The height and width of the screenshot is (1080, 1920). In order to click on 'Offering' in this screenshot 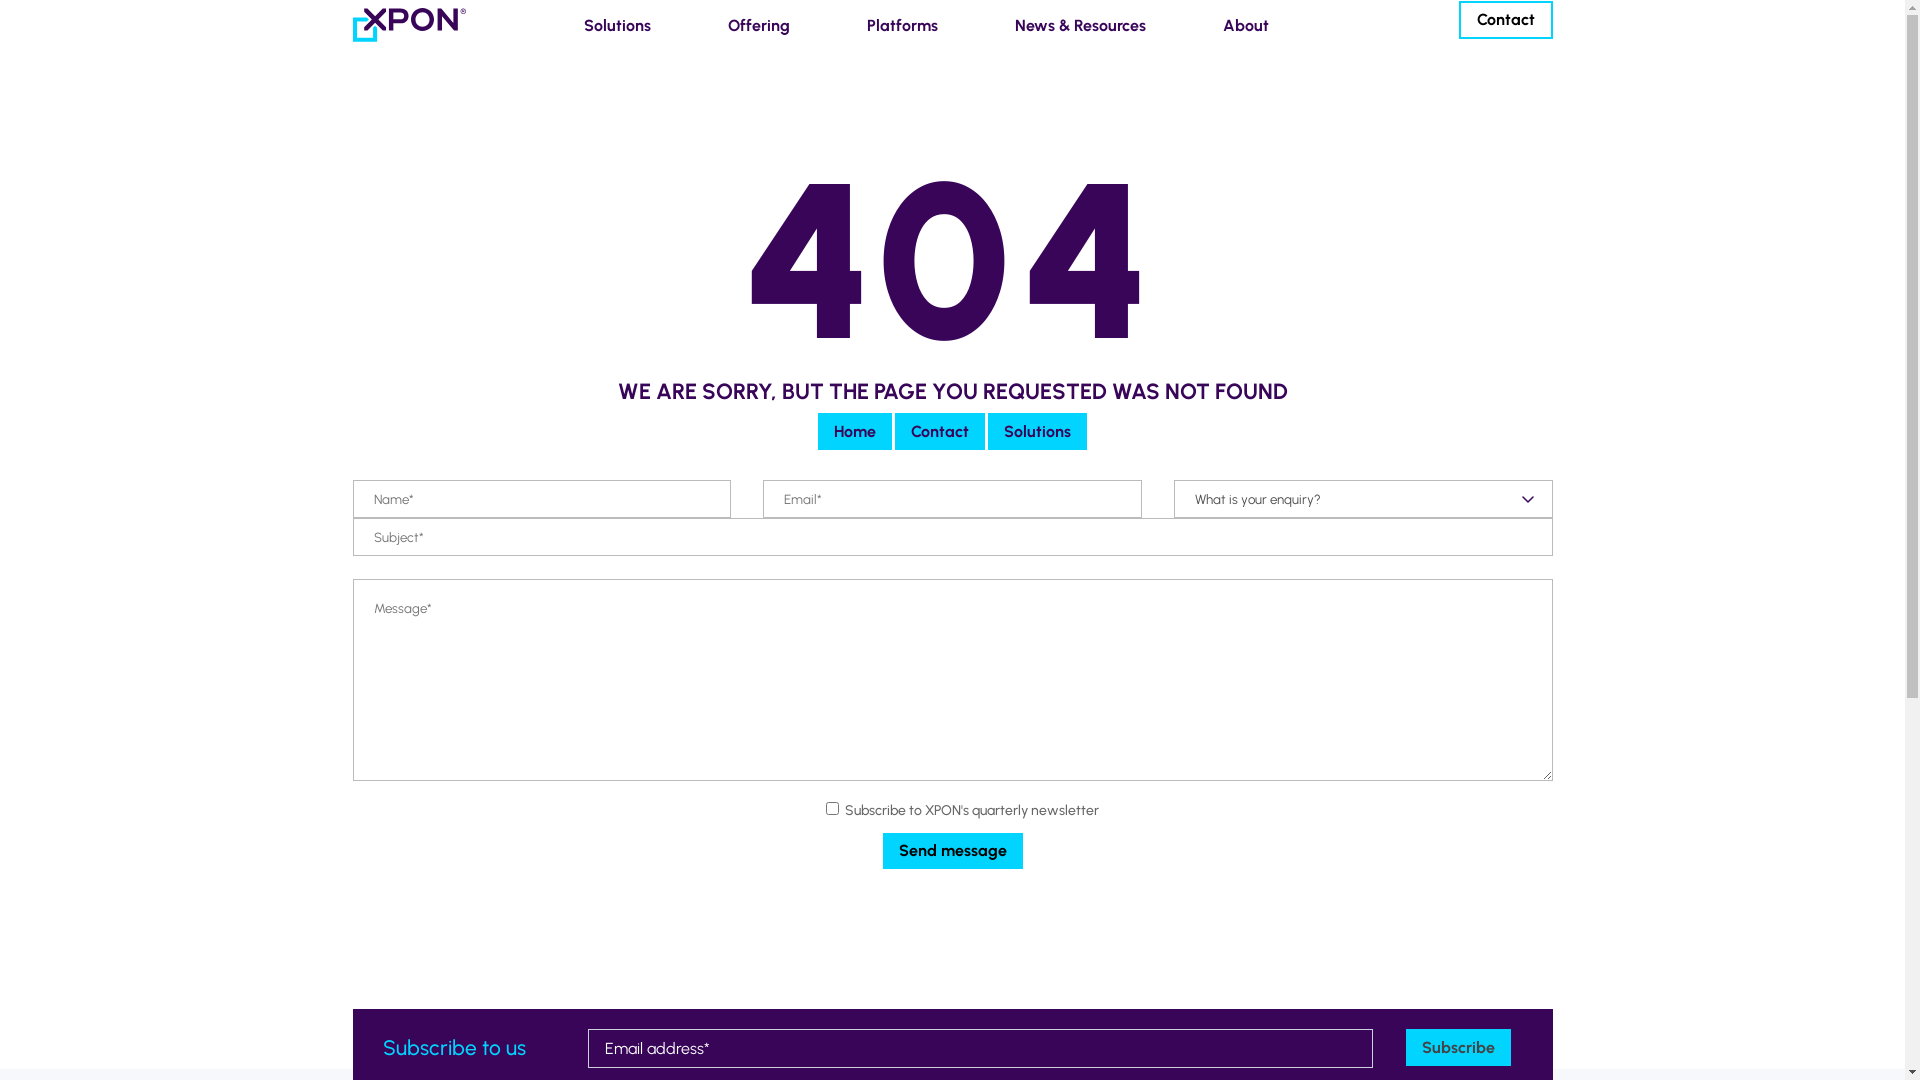, I will do `click(752, 25)`.